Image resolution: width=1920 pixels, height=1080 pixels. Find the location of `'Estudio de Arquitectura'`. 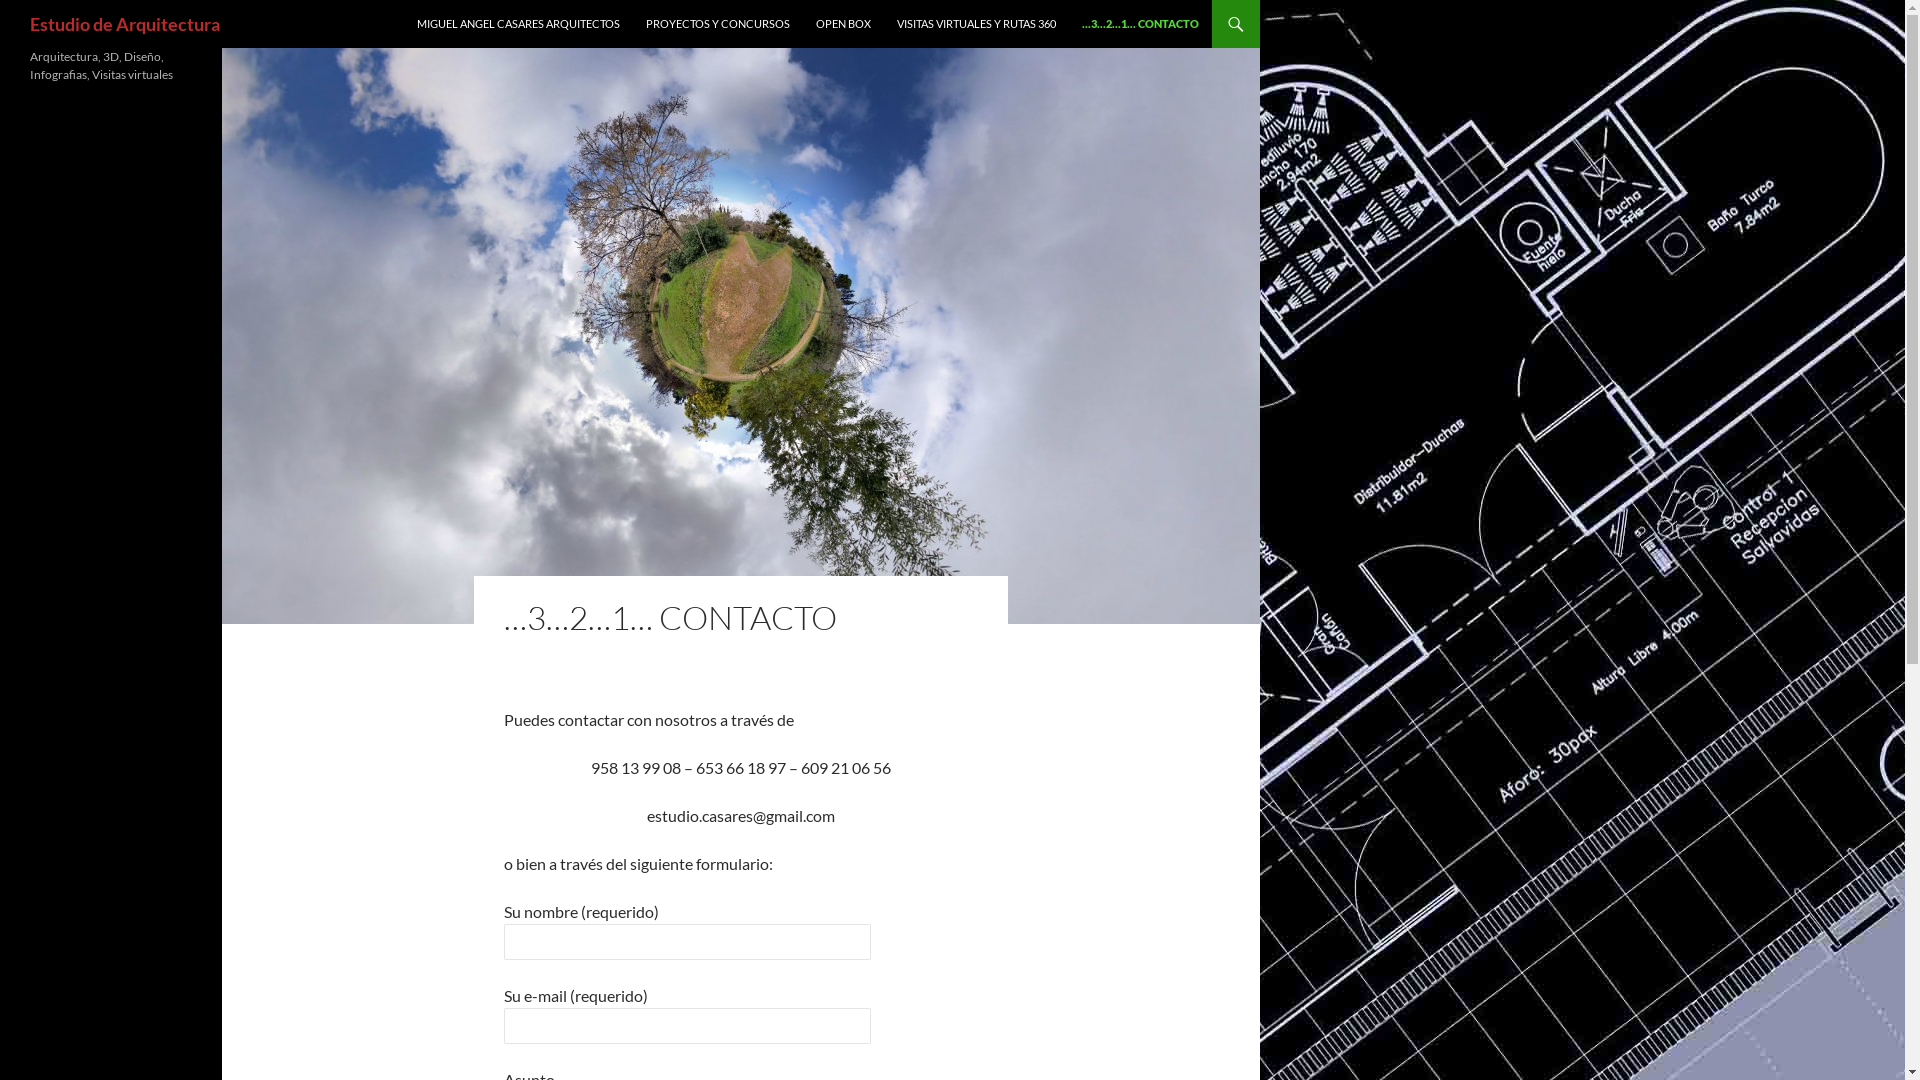

'Estudio de Arquitectura' is located at coordinates (123, 23).